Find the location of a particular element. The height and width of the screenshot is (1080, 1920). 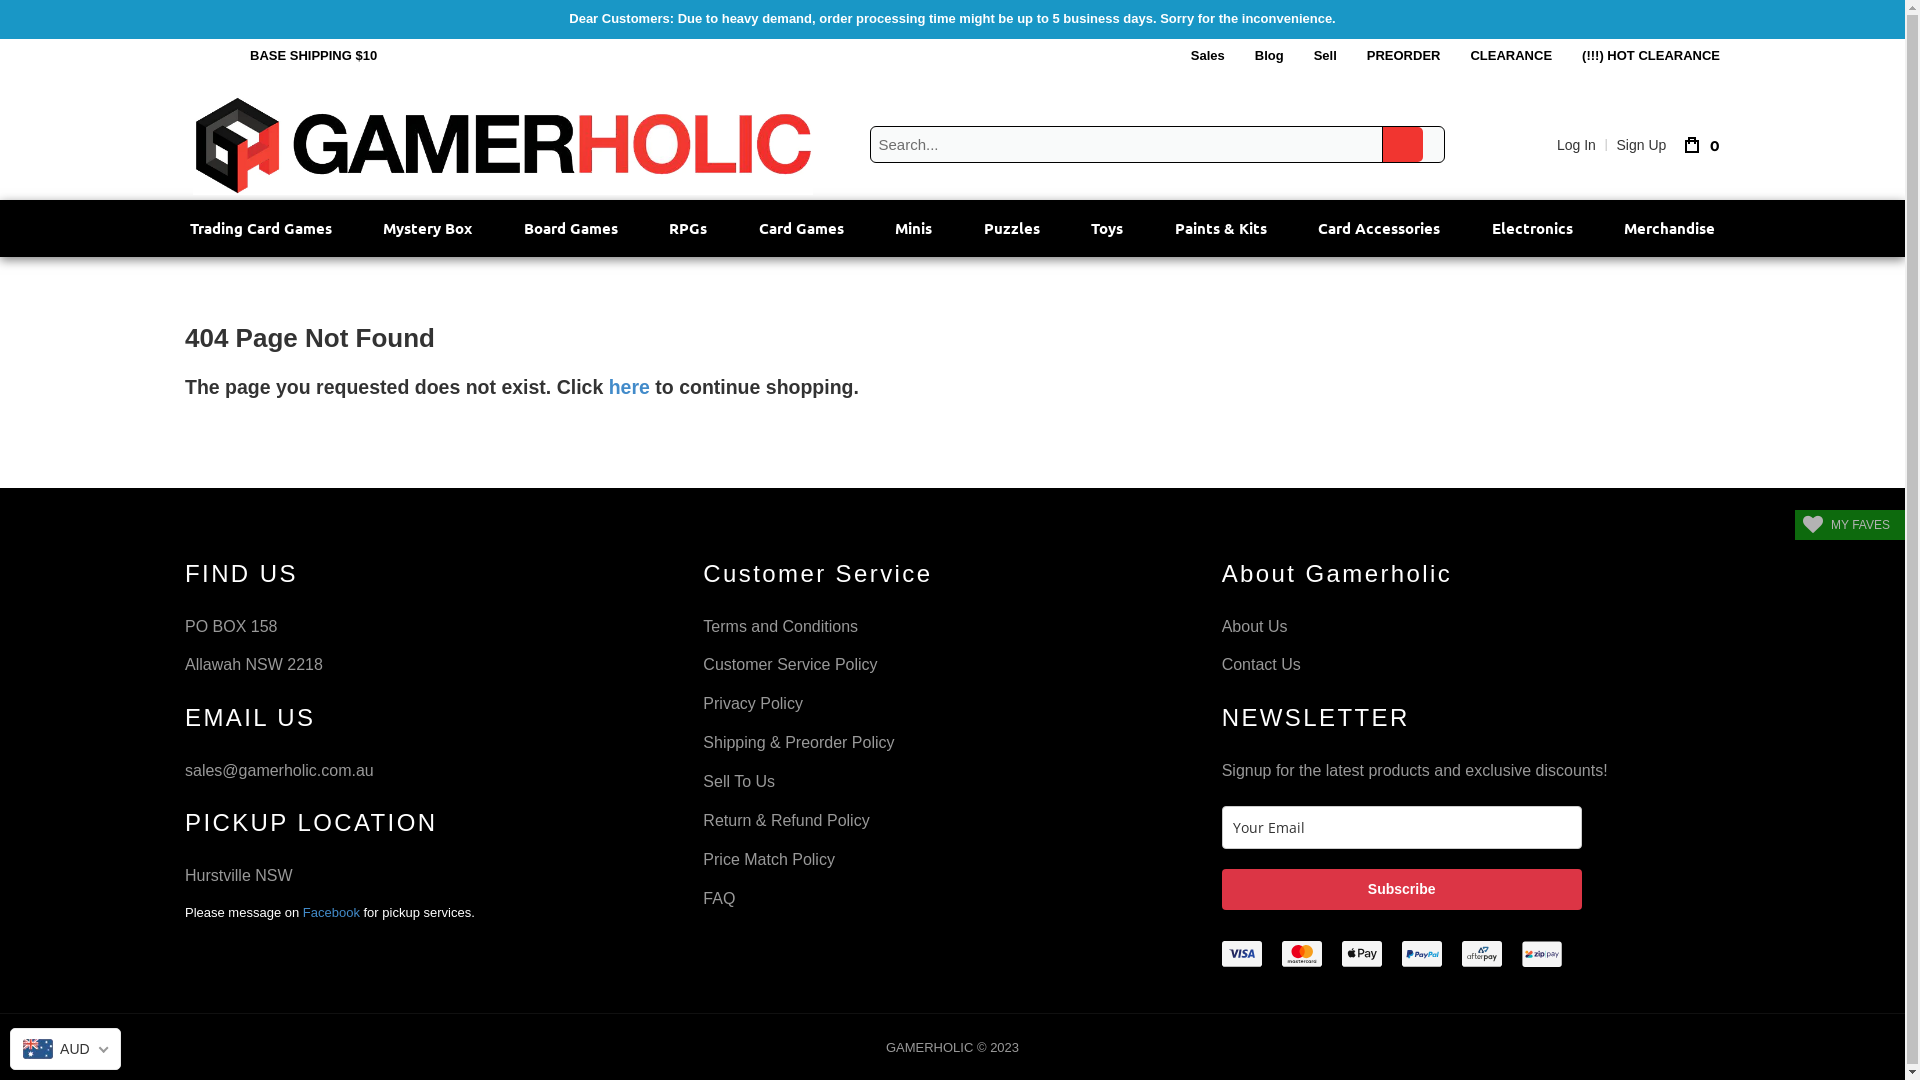

'Toys' is located at coordinates (1106, 227).